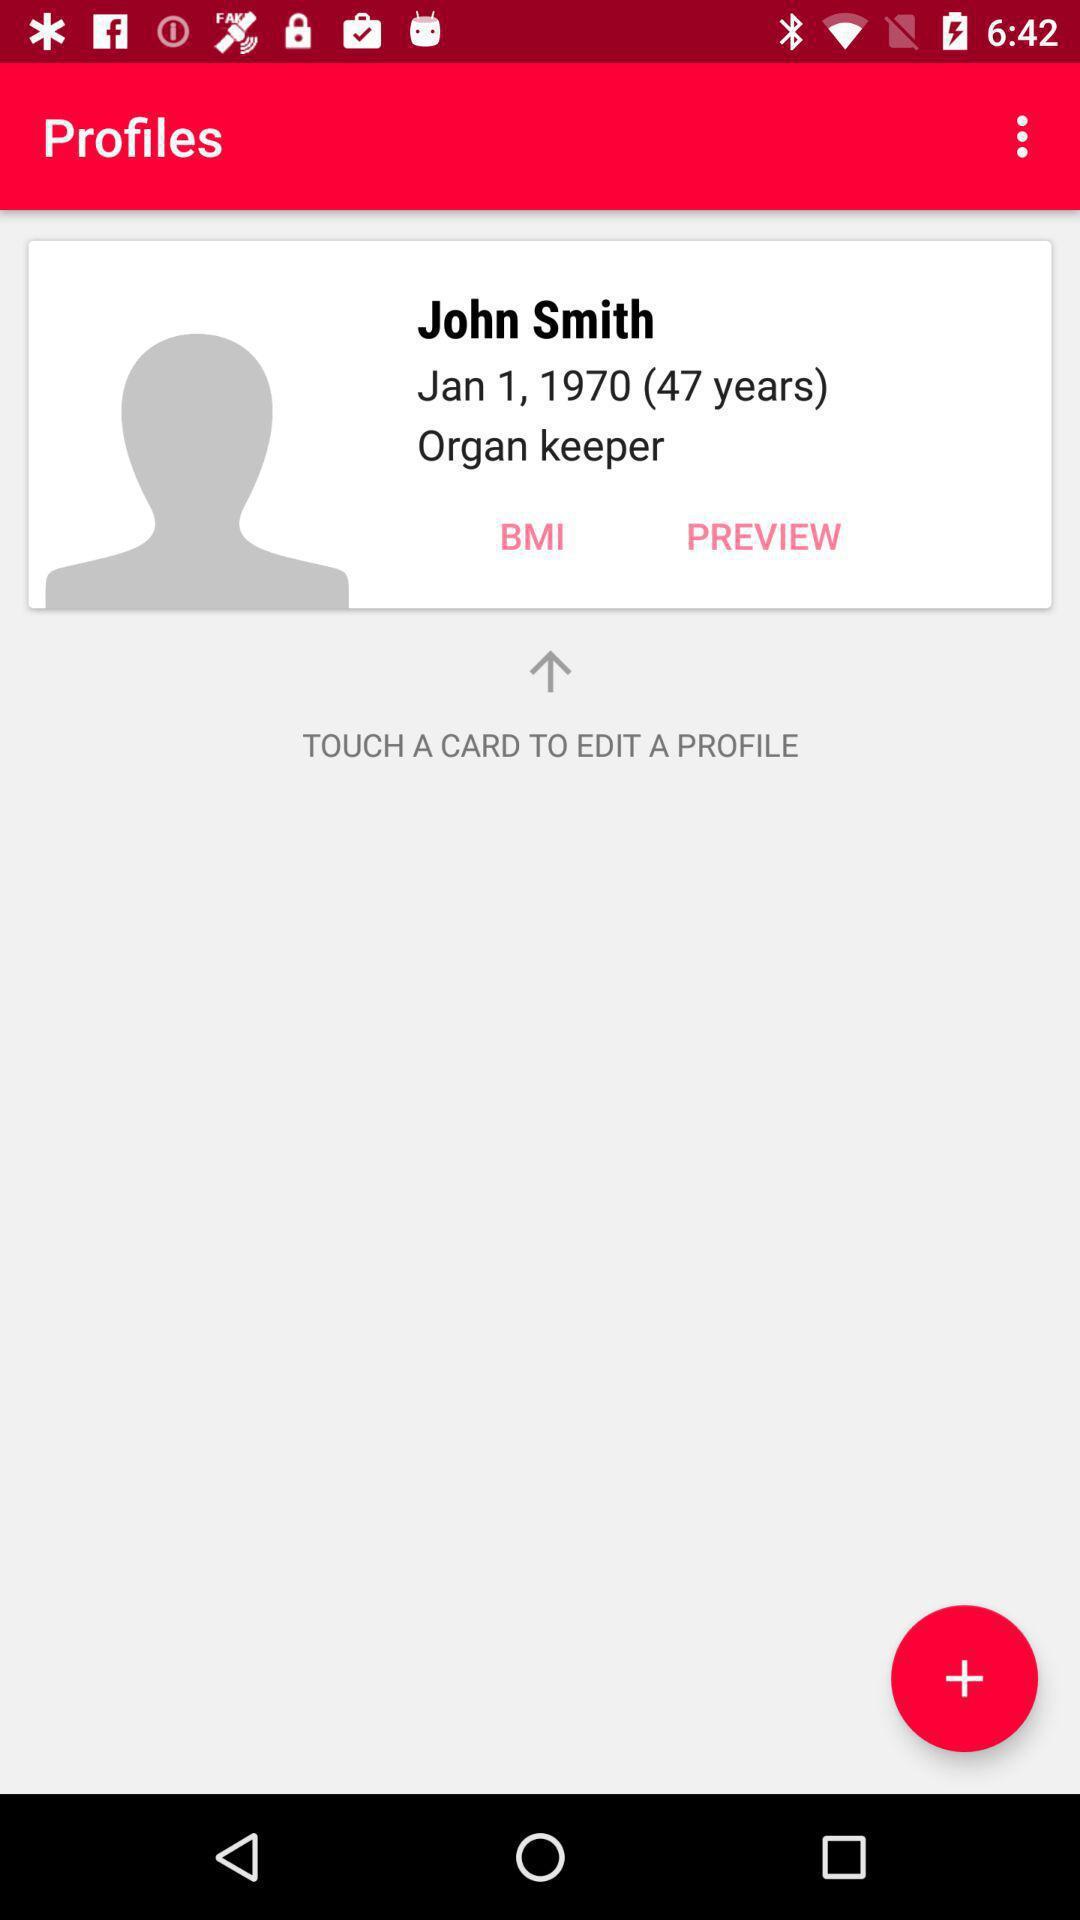 The height and width of the screenshot is (1920, 1080). Describe the element at coordinates (763, 535) in the screenshot. I see `preview icon` at that location.